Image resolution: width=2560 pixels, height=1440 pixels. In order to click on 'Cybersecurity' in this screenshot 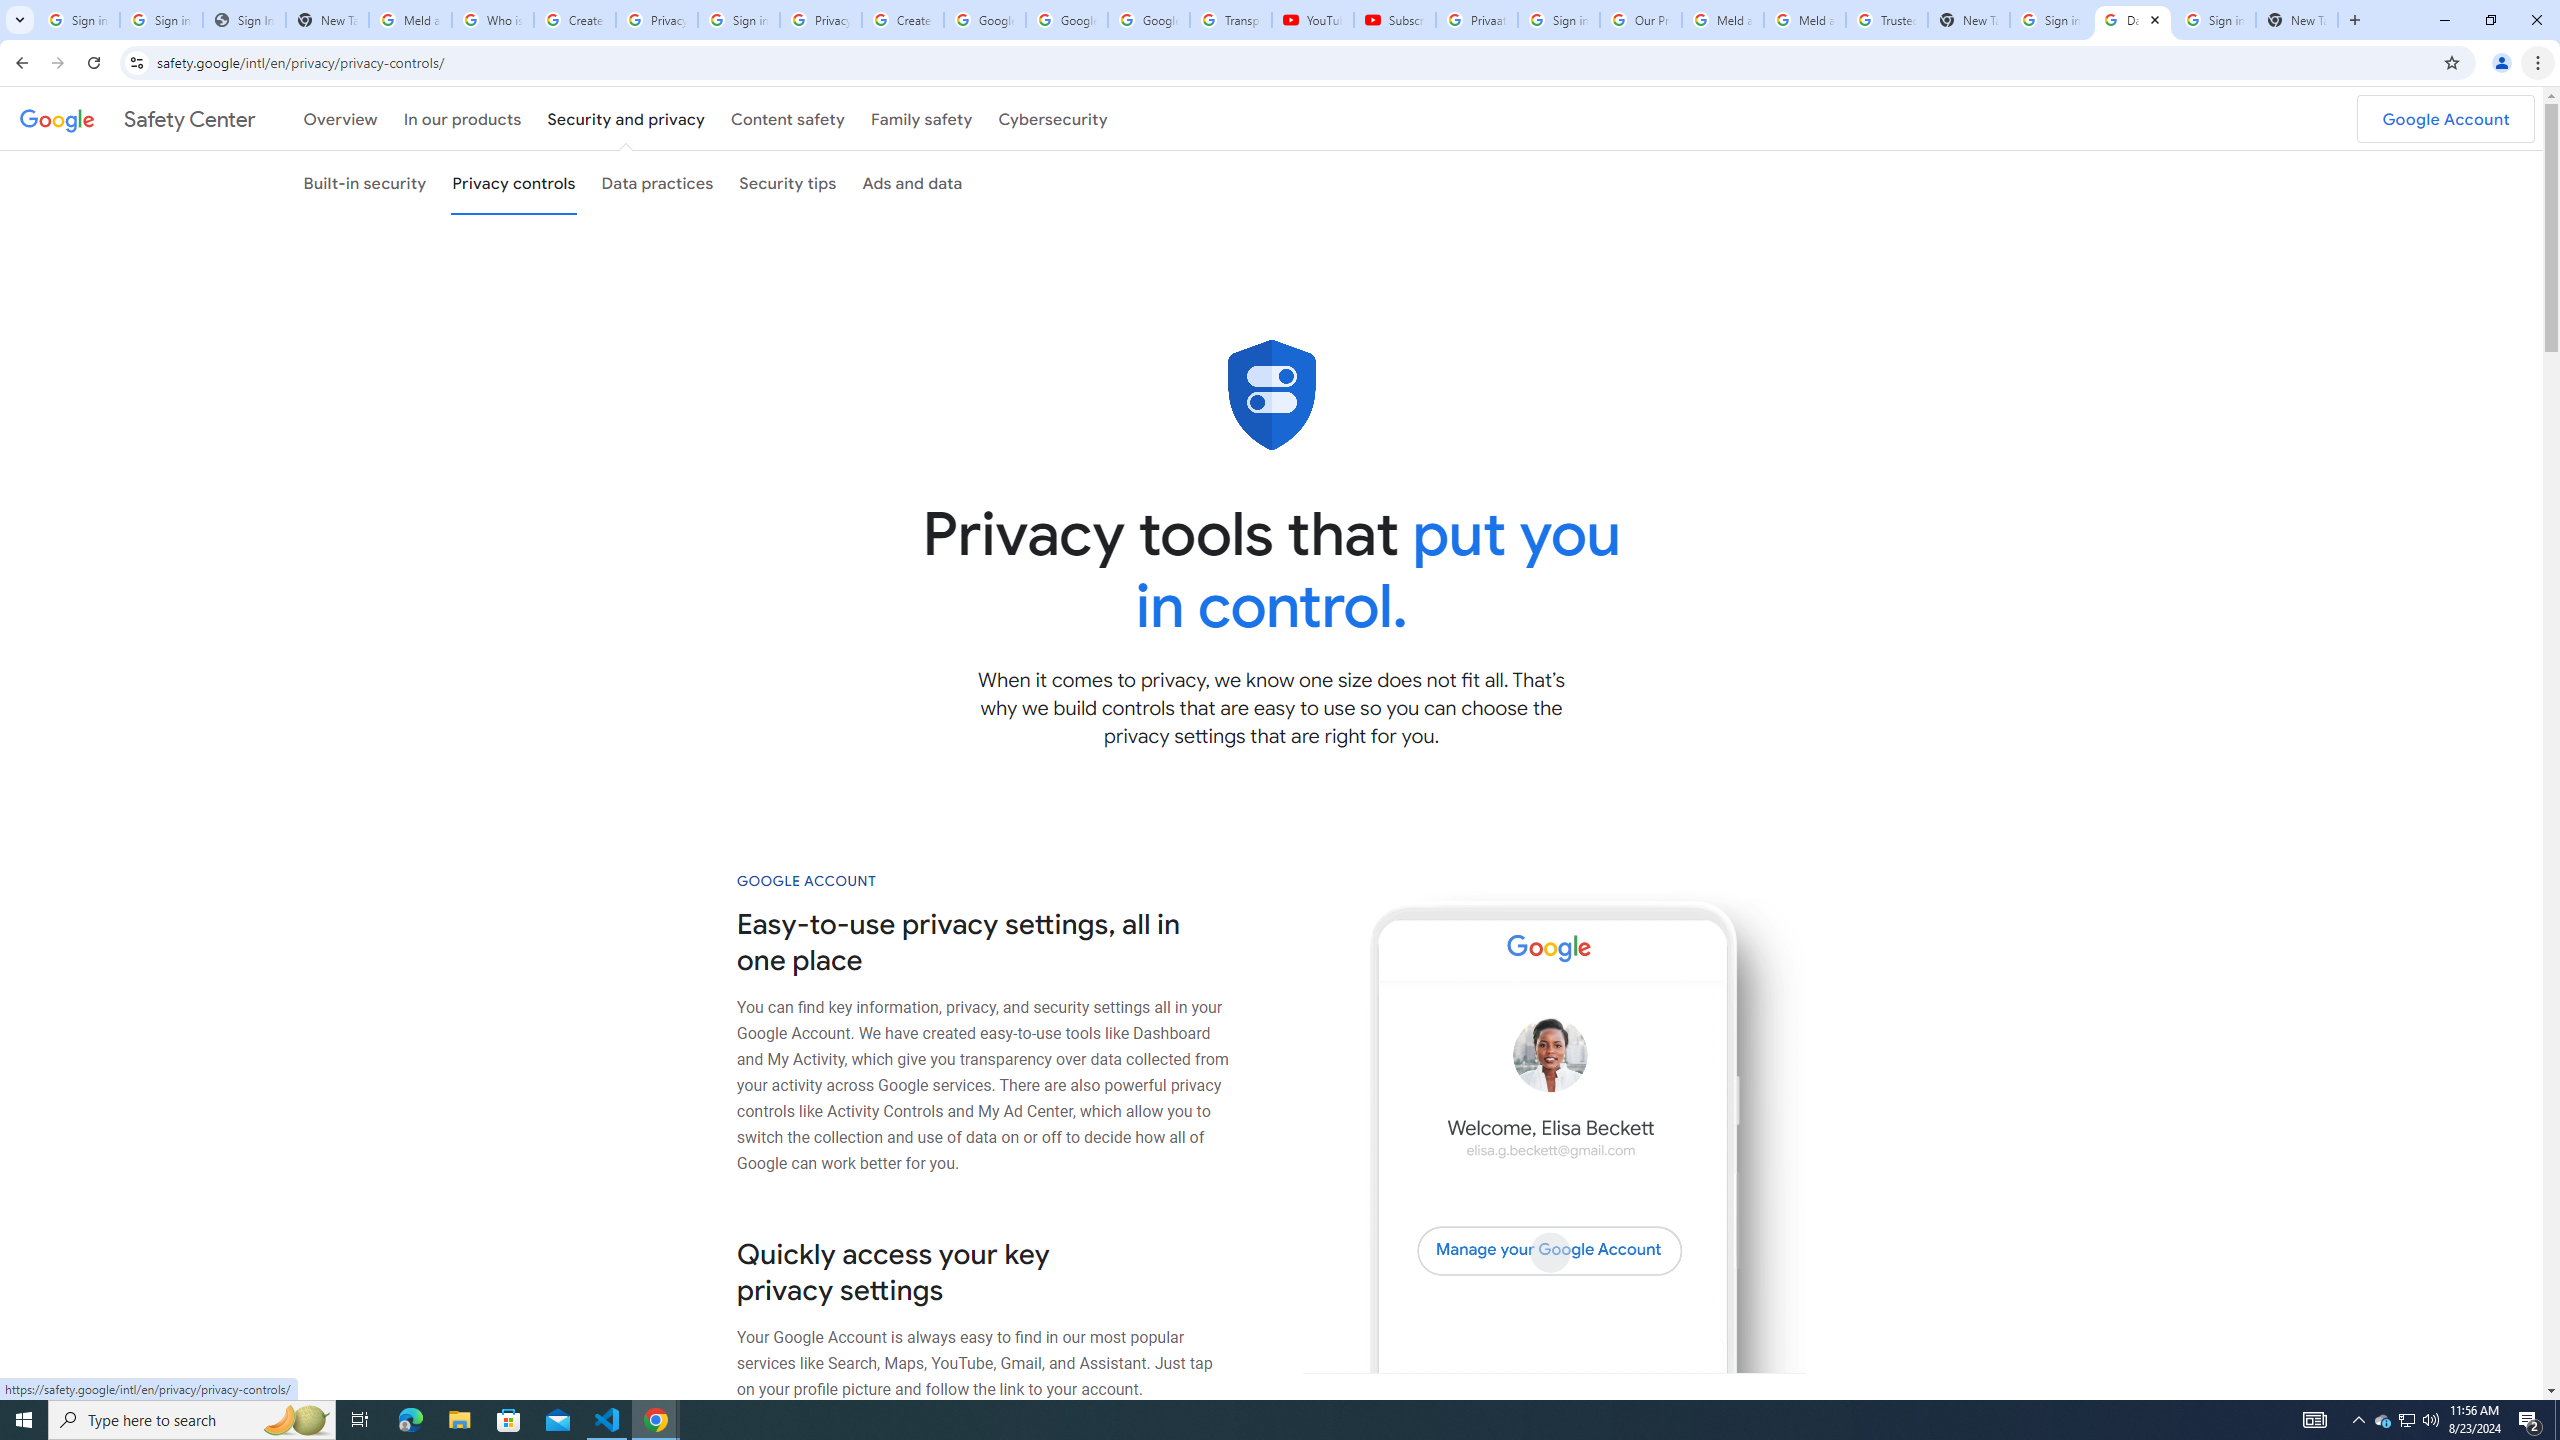, I will do `click(1052, 118)`.